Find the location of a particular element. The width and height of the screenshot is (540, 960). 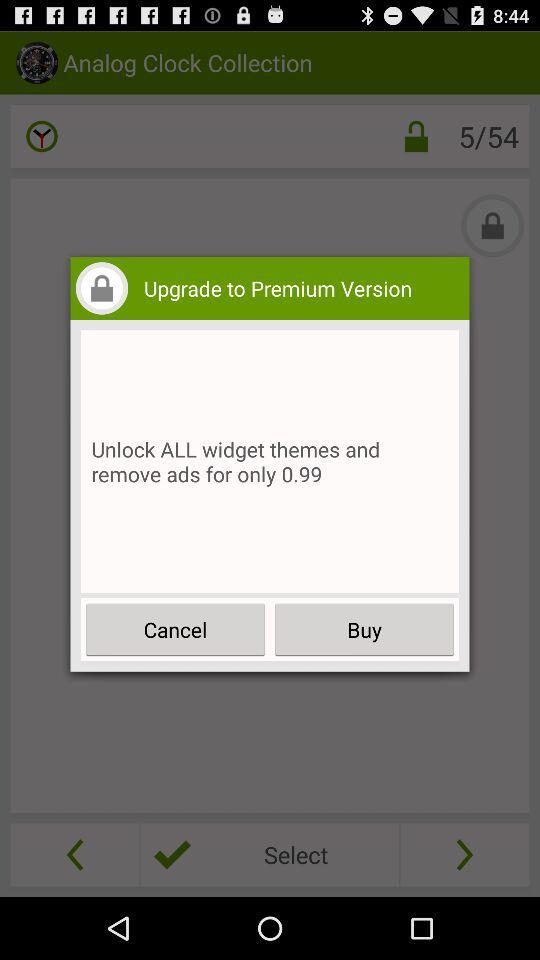

icon on the right is located at coordinates (363, 628).